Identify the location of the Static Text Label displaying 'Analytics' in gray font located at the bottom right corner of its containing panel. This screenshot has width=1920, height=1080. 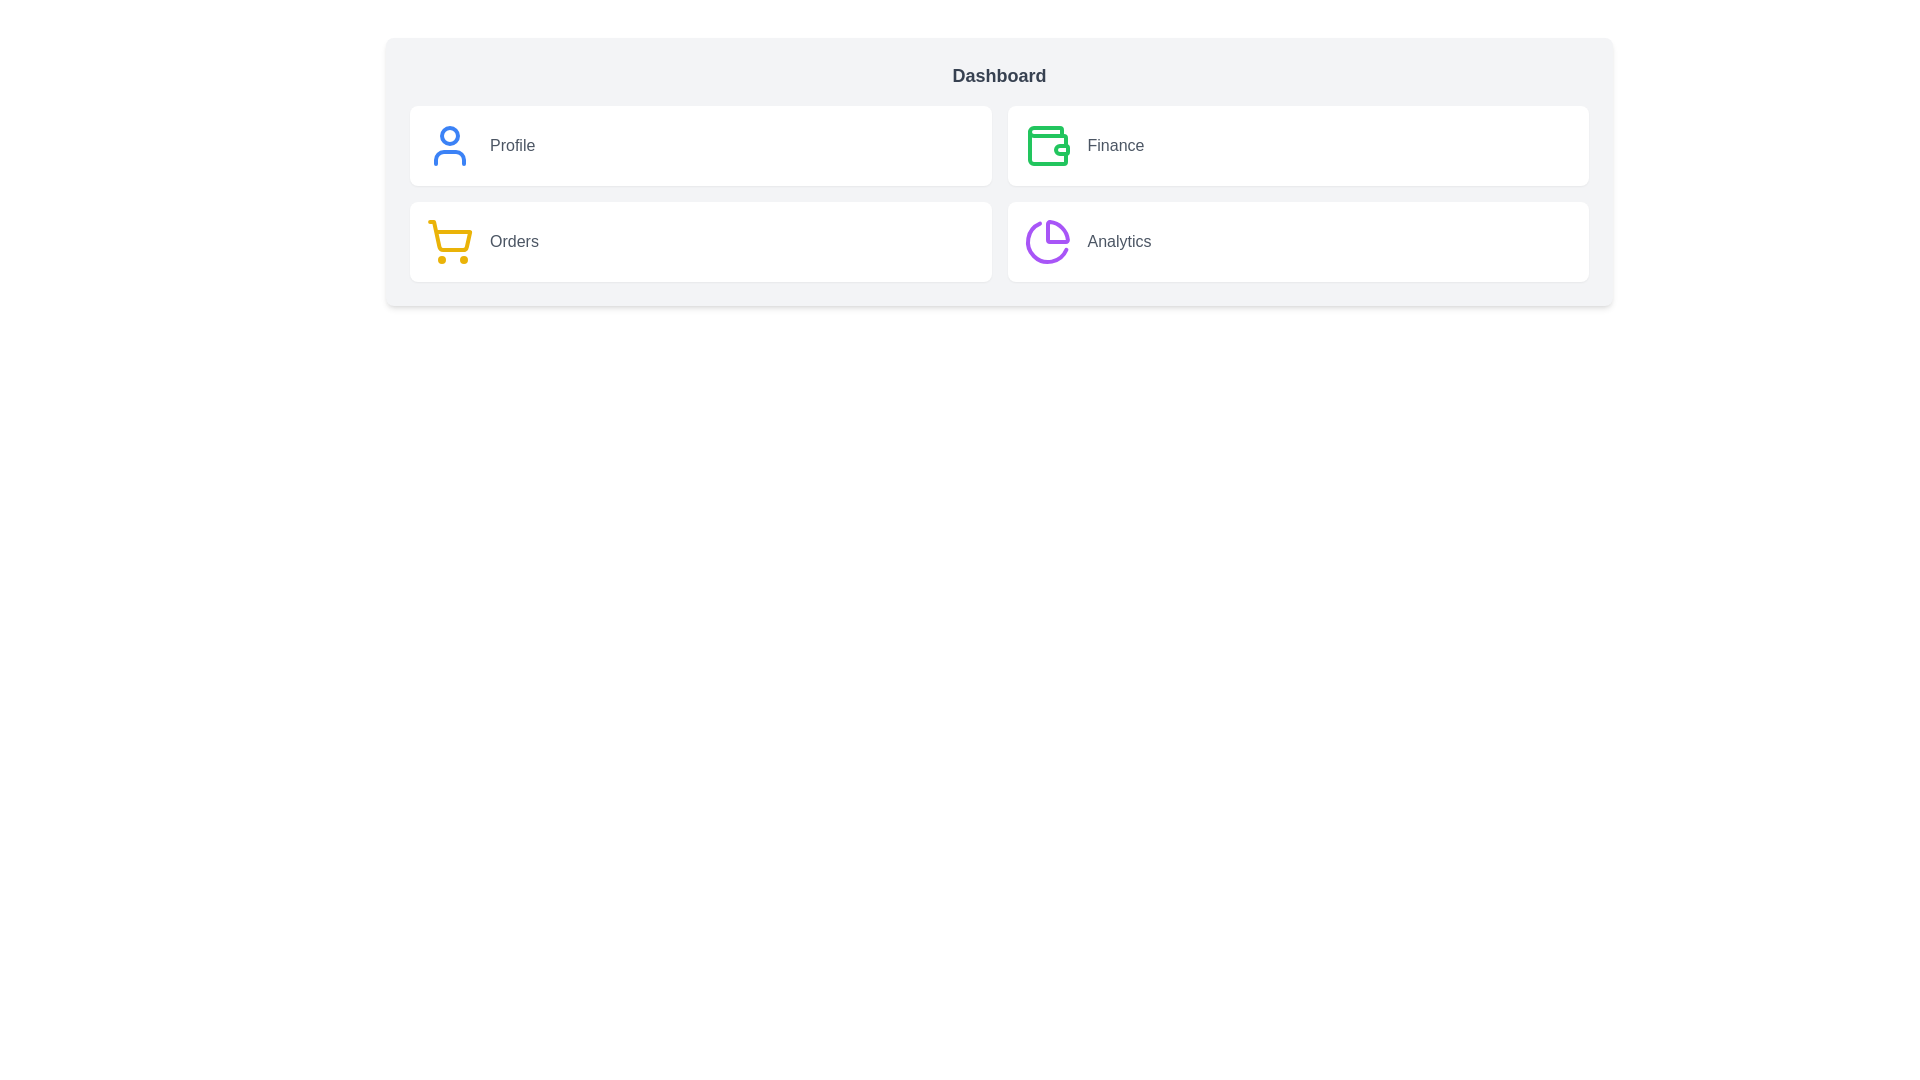
(1118, 241).